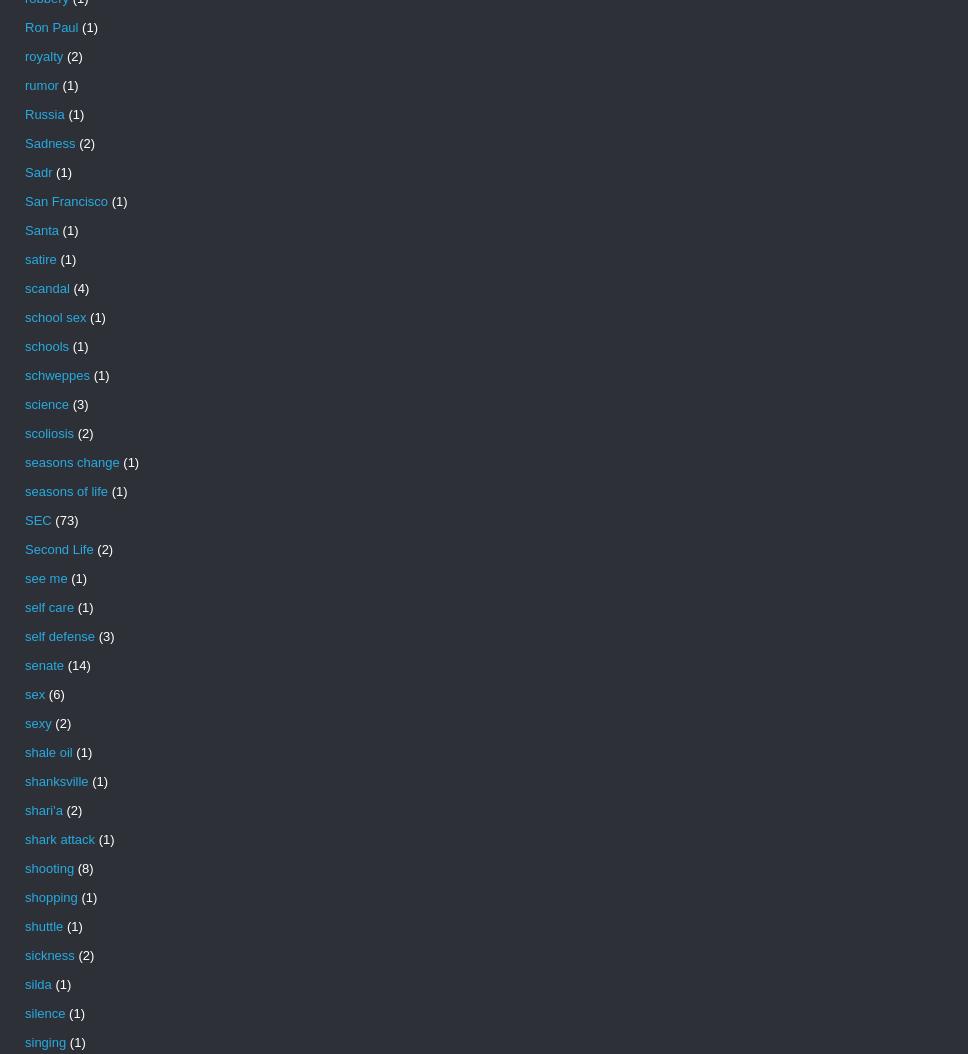 This screenshot has width=968, height=1054. Describe the element at coordinates (48, 868) in the screenshot. I see `'shooting'` at that location.